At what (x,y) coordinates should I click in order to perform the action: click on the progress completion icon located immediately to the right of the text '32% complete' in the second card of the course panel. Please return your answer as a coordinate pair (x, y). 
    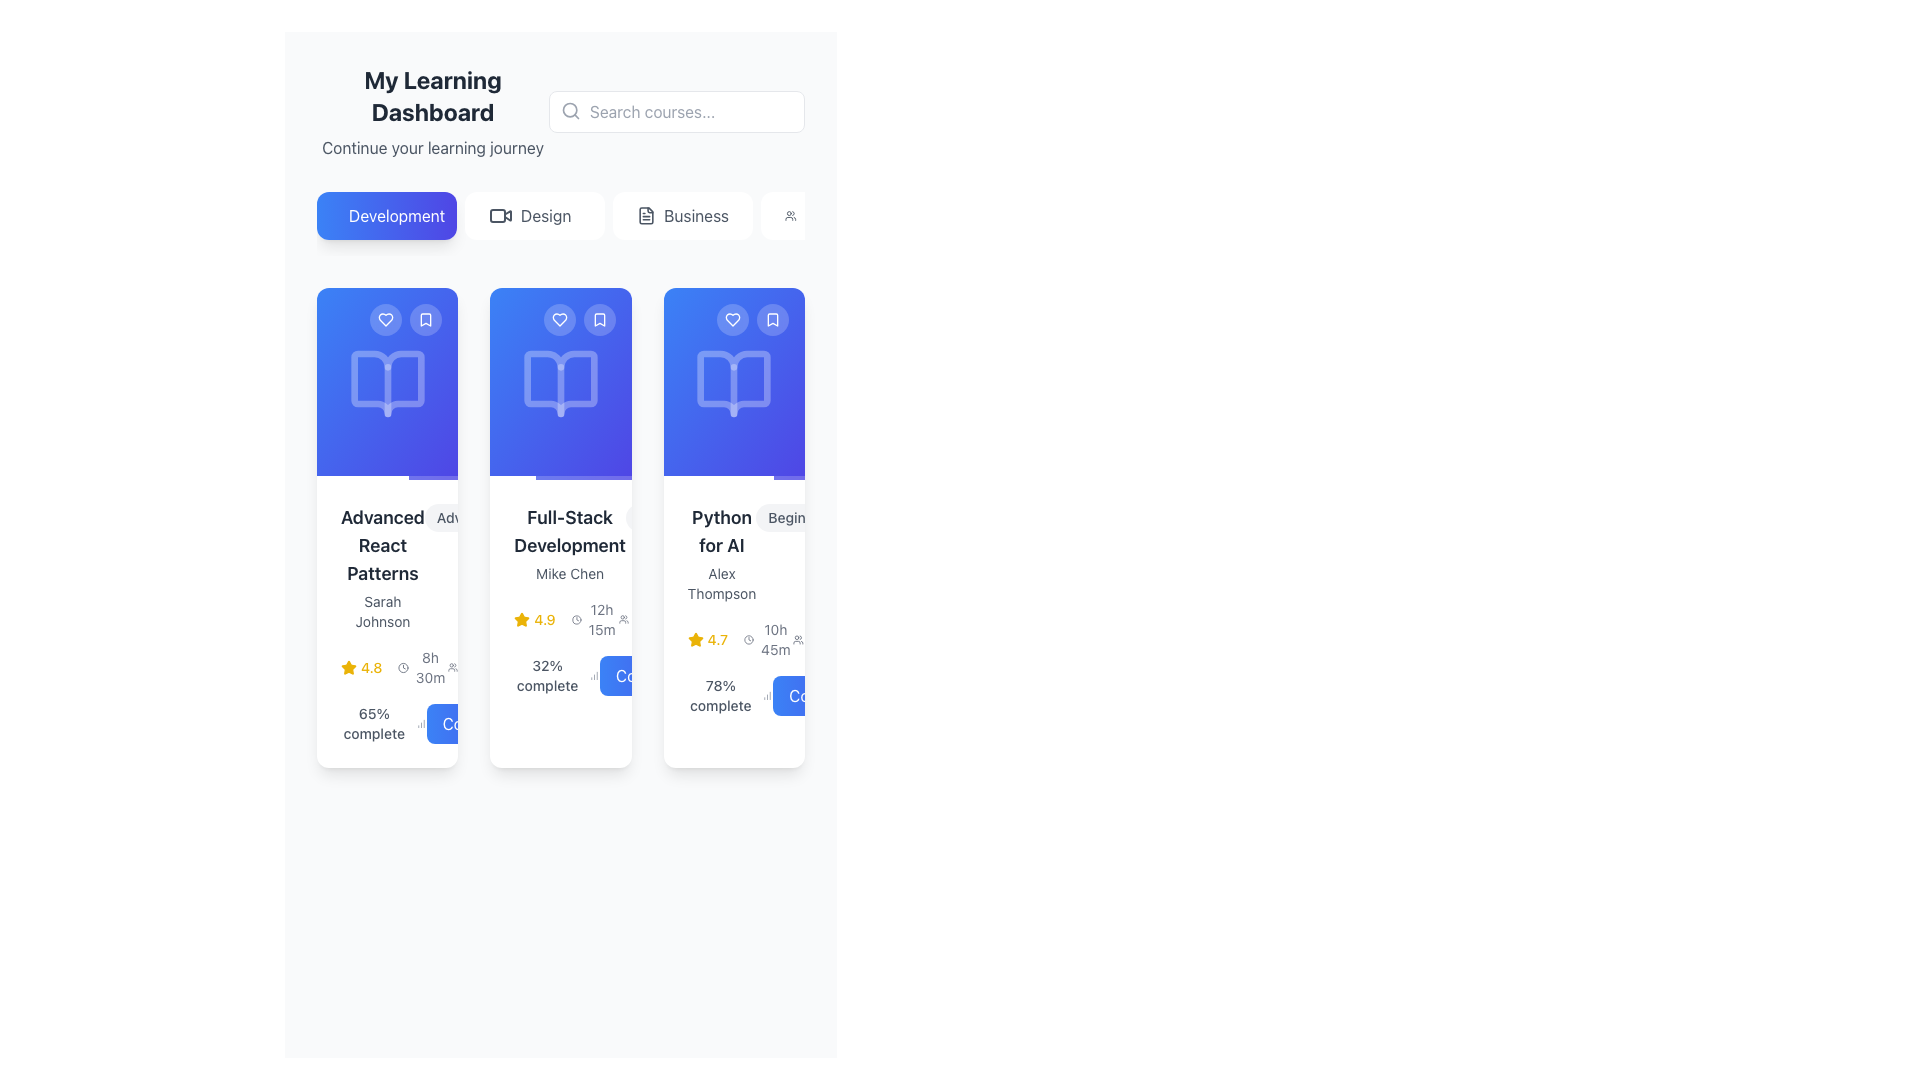
    Looking at the image, I should click on (593, 675).